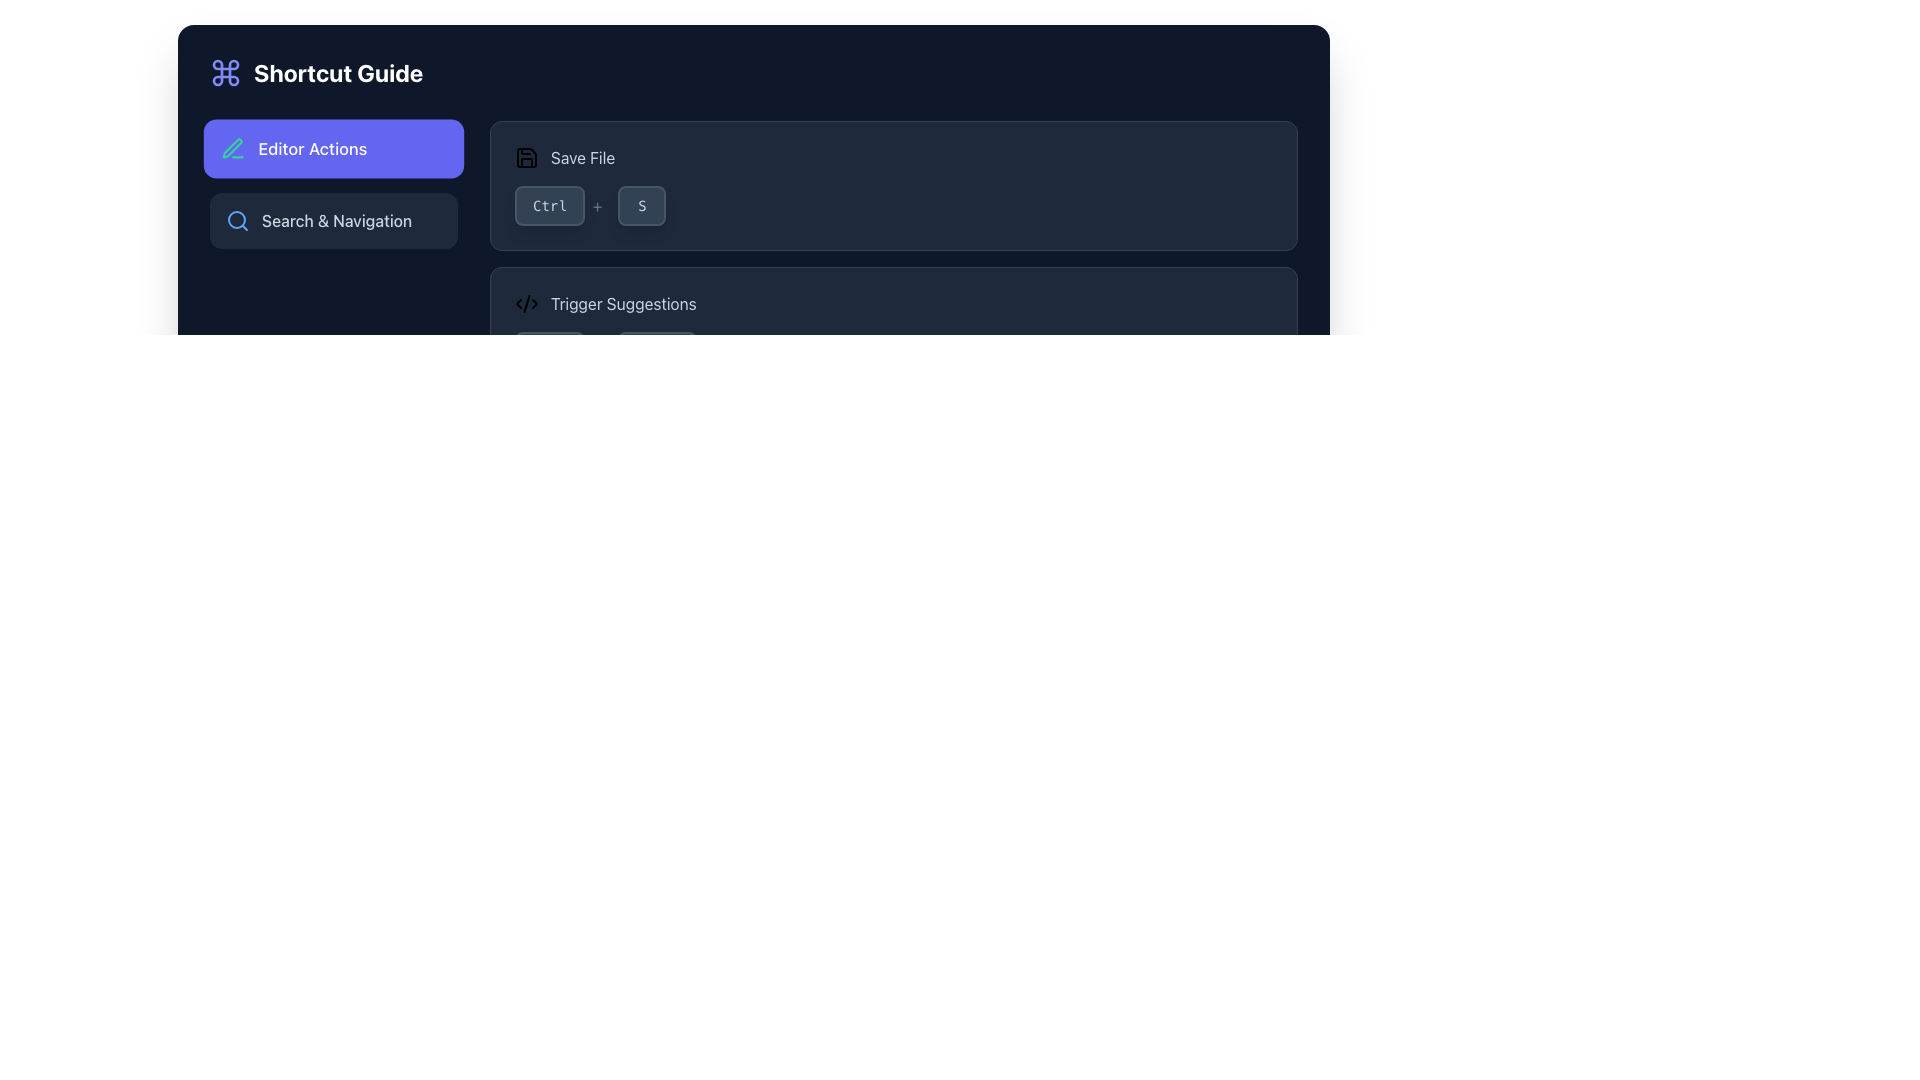  Describe the element at coordinates (225, 72) in the screenshot. I see `the 'Shortcut Guide' SVG icon located to the left of the text 'Shortcut Guide' in the top-left area of the interface` at that location.